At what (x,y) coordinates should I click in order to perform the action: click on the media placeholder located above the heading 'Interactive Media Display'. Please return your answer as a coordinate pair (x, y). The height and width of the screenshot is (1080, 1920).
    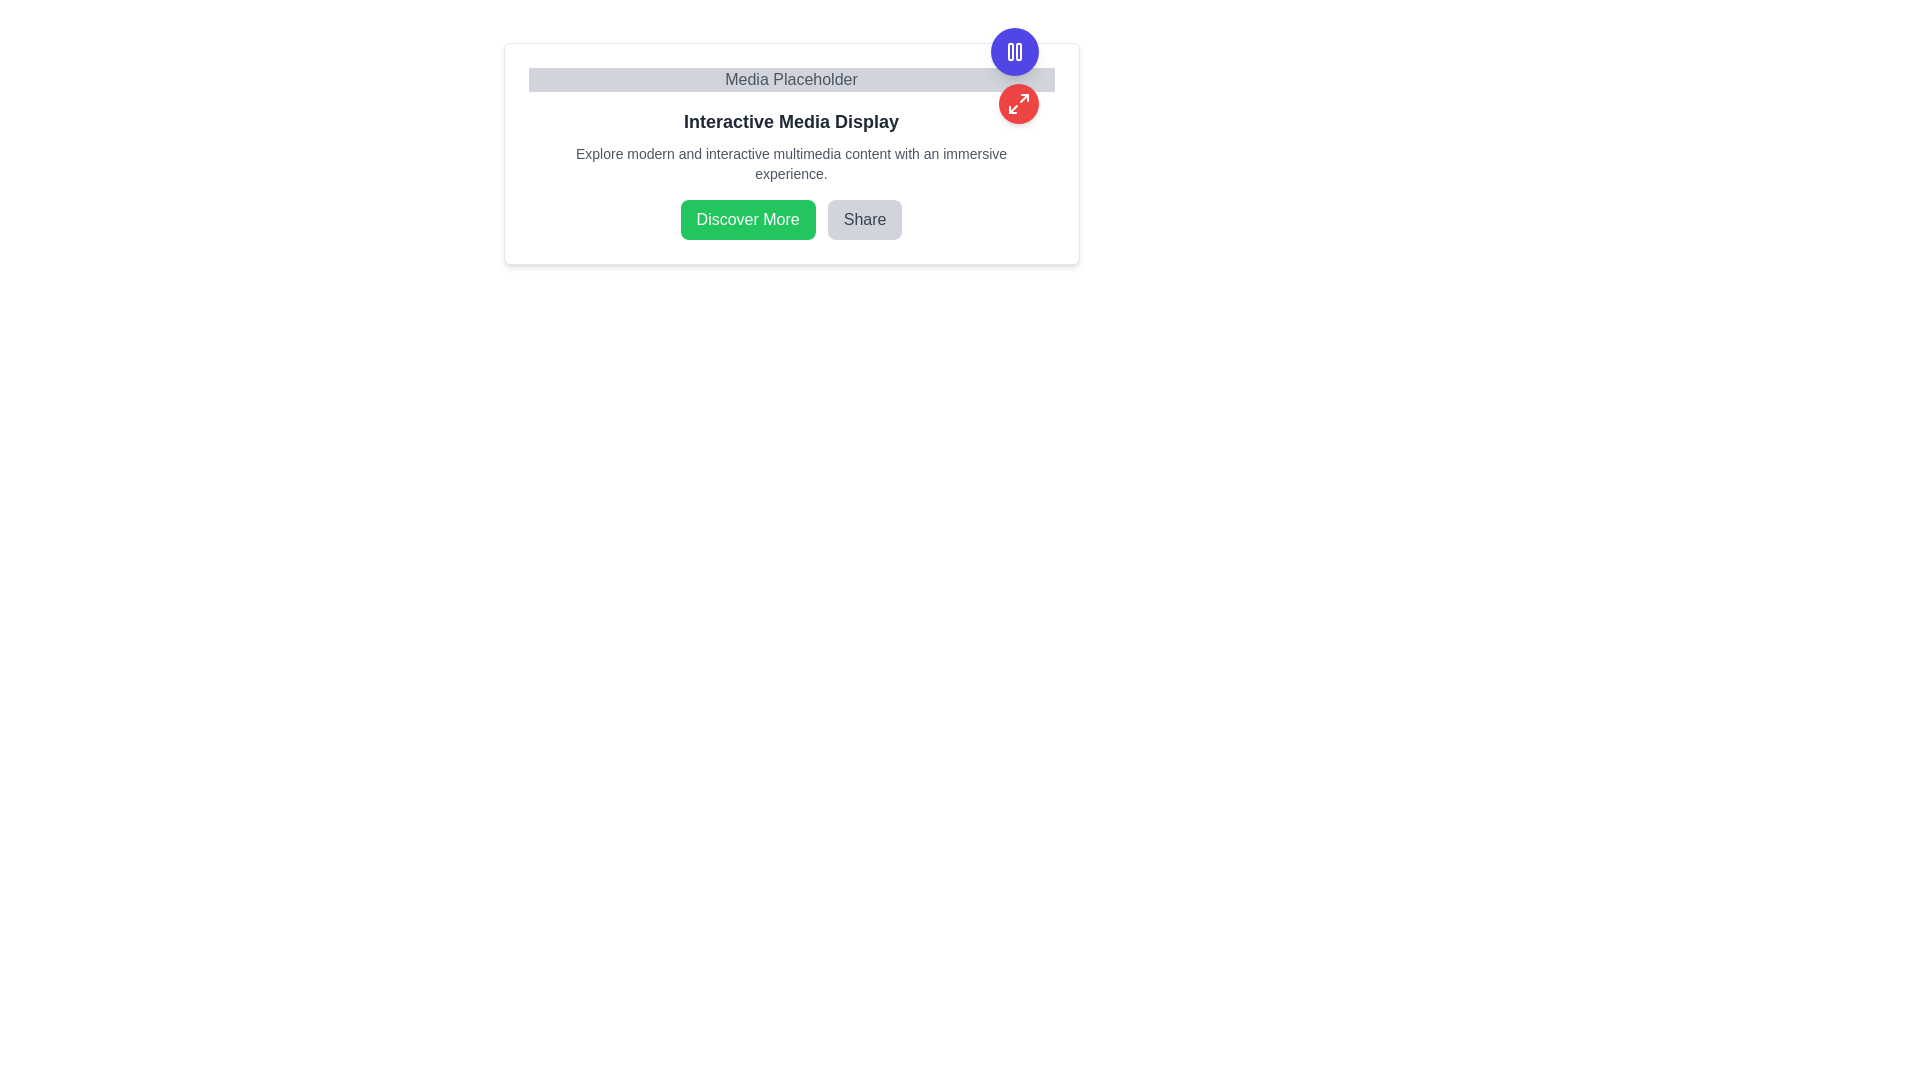
    Looking at the image, I should click on (790, 79).